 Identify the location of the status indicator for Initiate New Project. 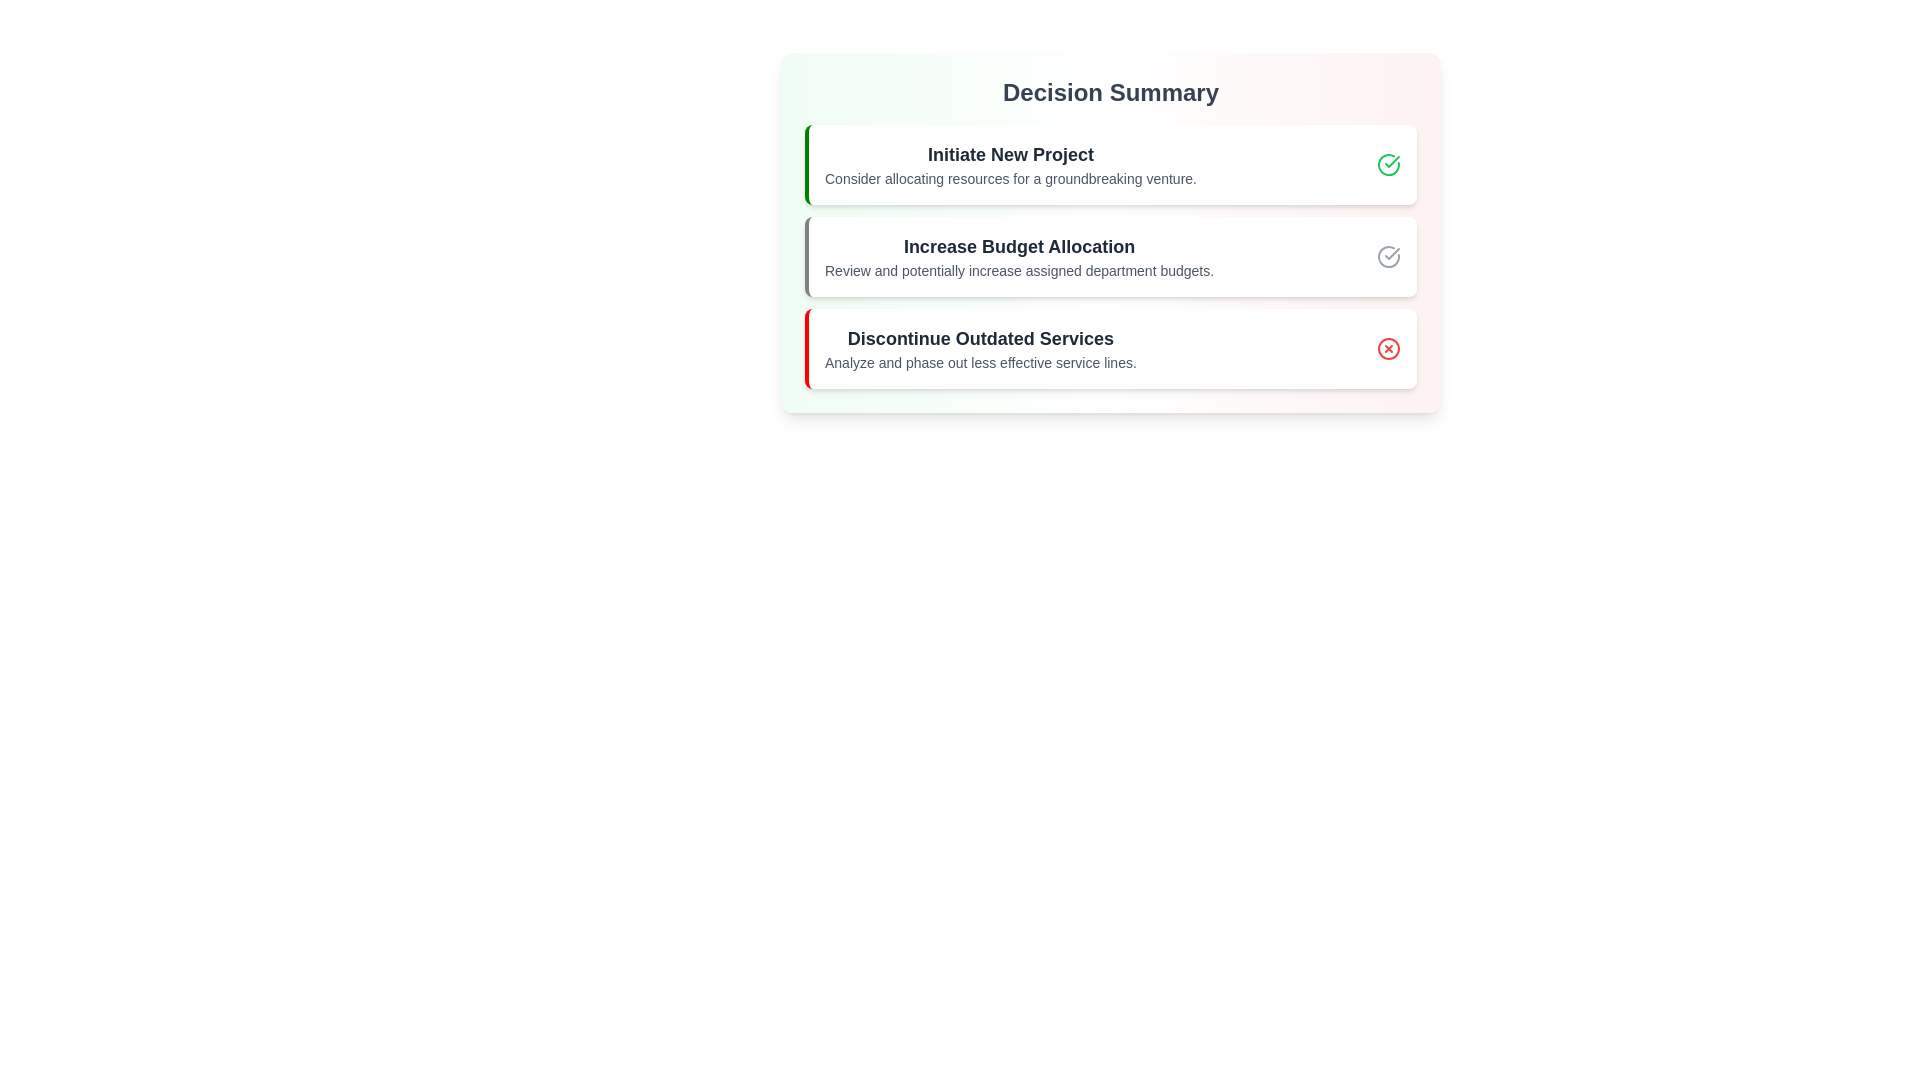
(1387, 164).